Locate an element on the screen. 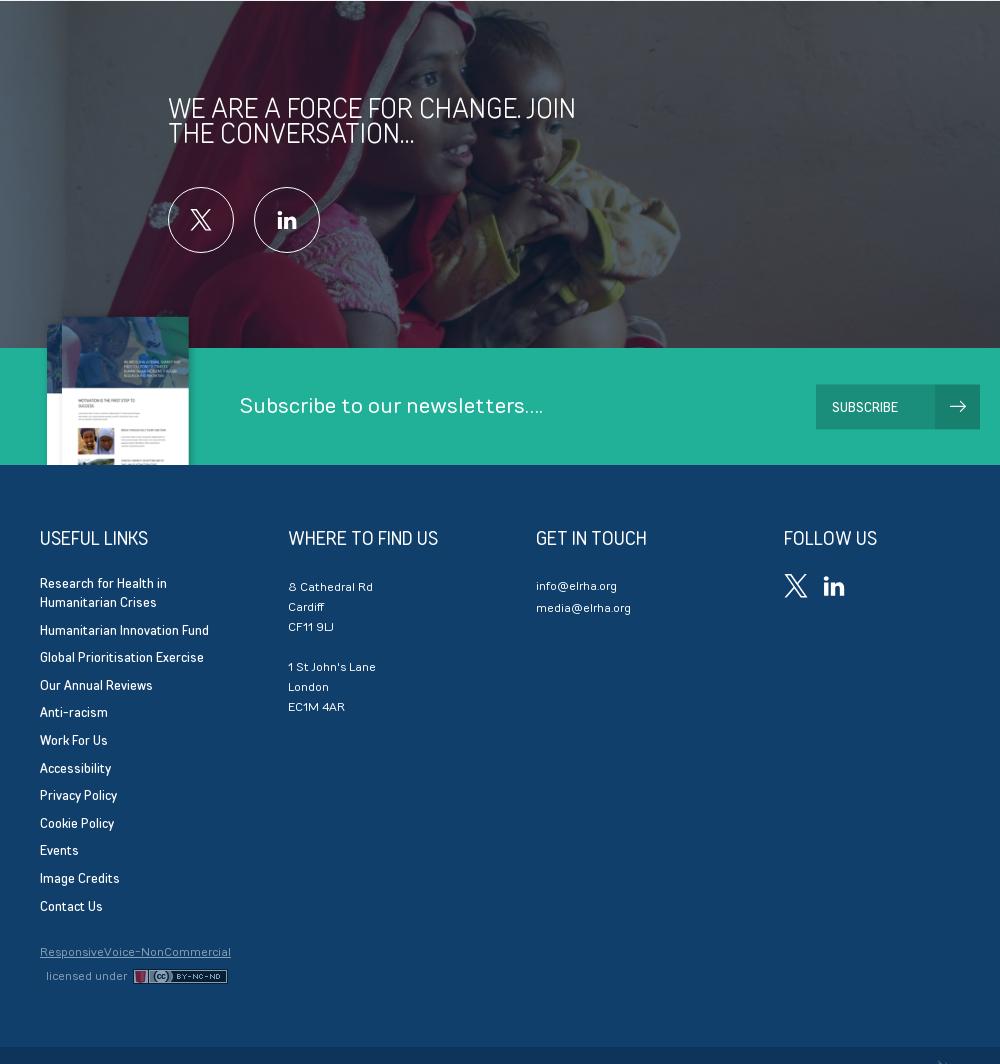 This screenshot has height=1064, width=1000. 'EC1M 4AR' is located at coordinates (315, 705).